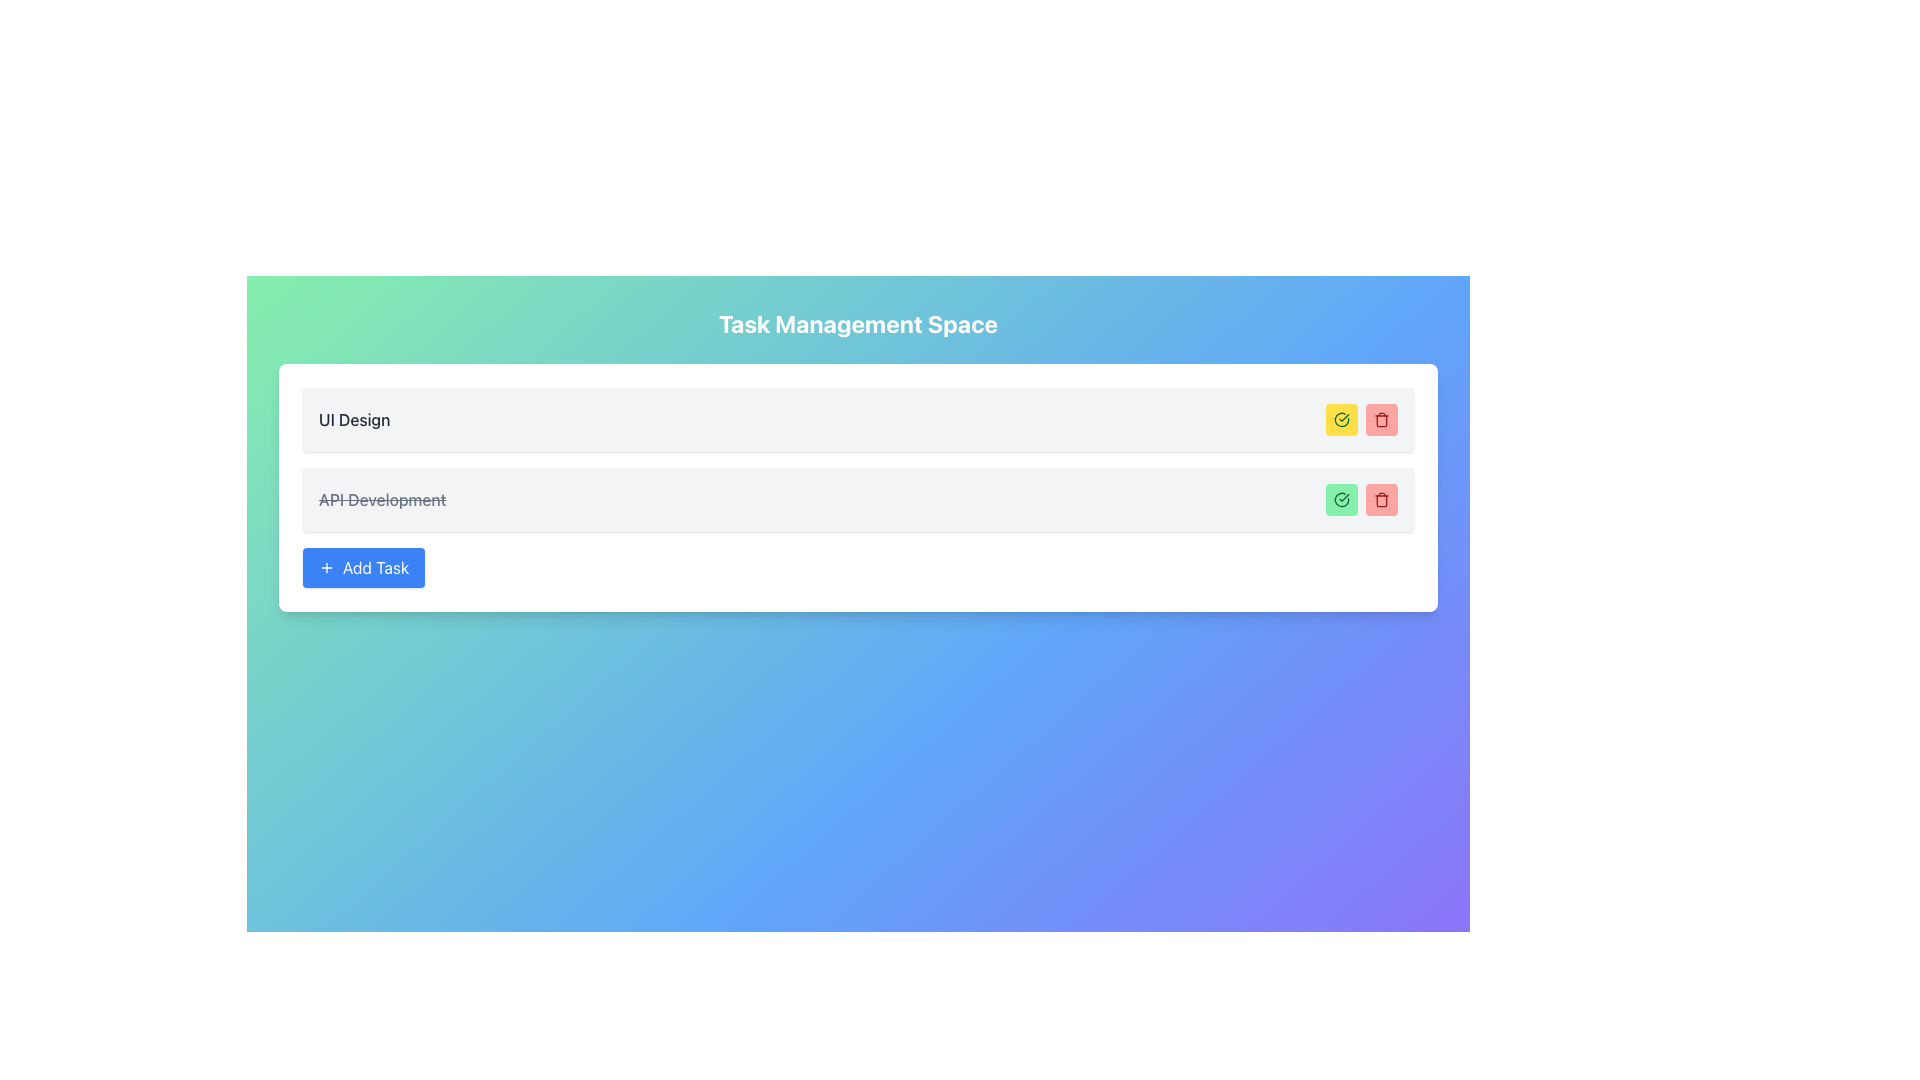 The width and height of the screenshot is (1920, 1080). Describe the element at coordinates (382, 499) in the screenshot. I see `the Static Text element labeled 'API Development' which has a strikethrough effect and is styled in gray color, located in the second row beneath 'UI Design'` at that location.